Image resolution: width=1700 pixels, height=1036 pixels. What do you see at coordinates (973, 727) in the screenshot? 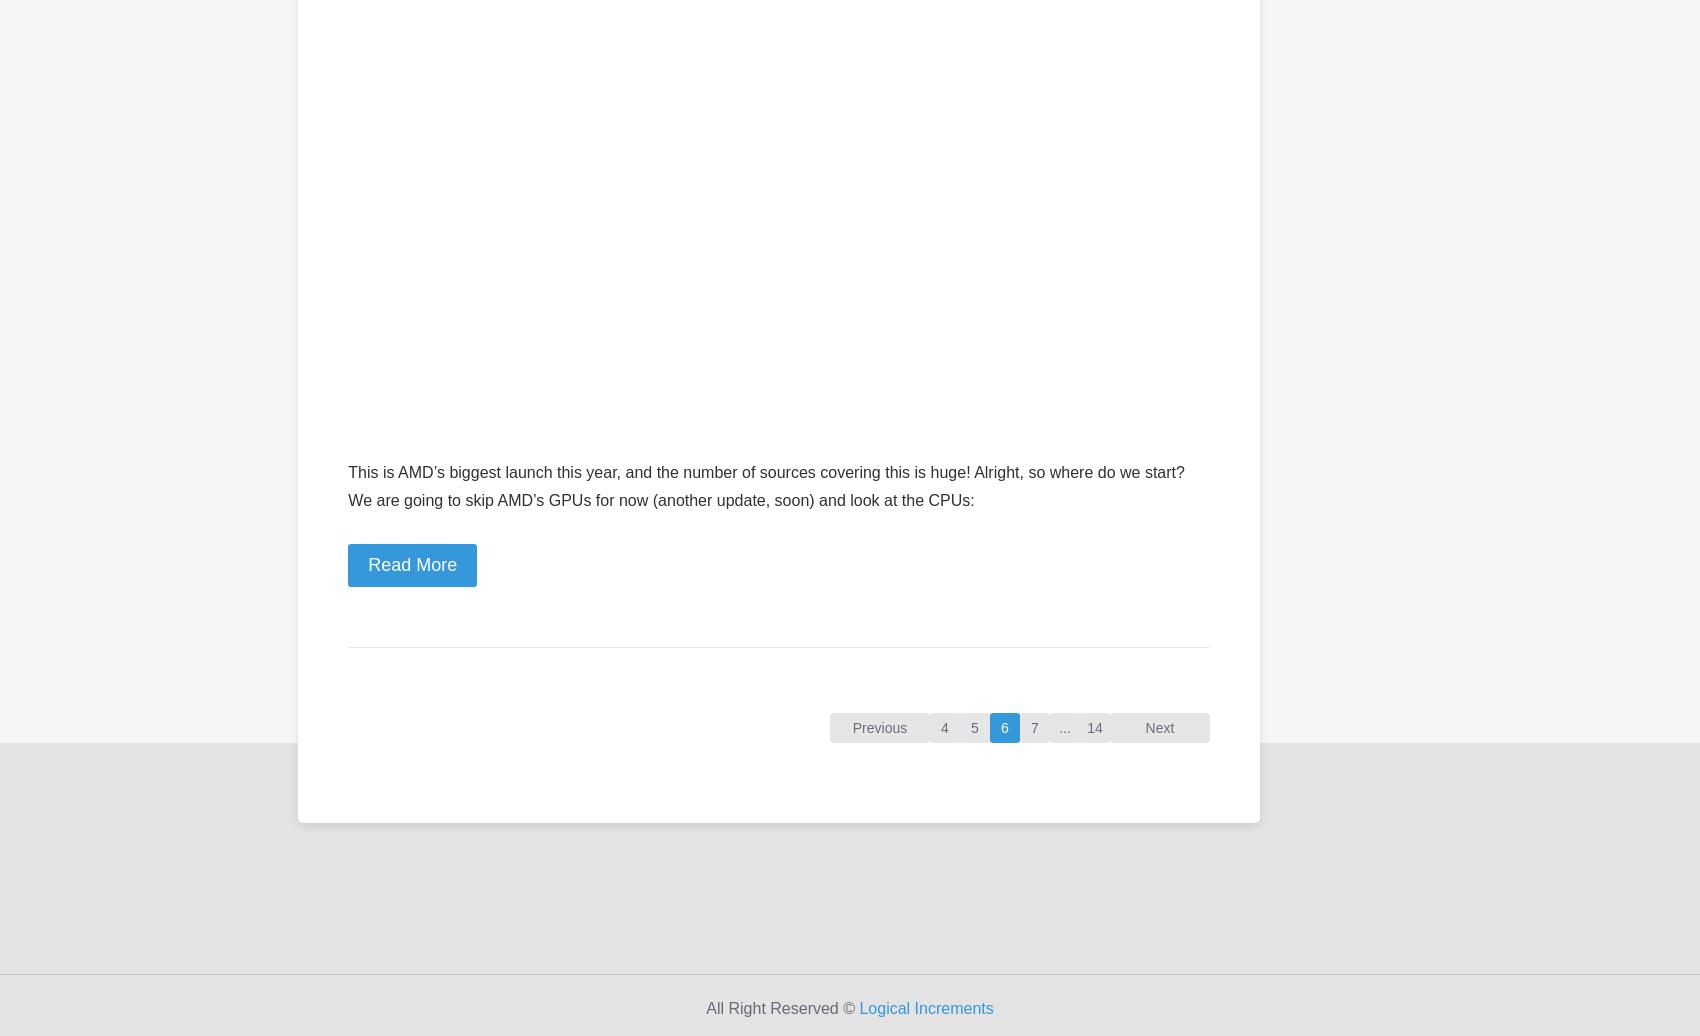
I see `'5'` at bounding box center [973, 727].